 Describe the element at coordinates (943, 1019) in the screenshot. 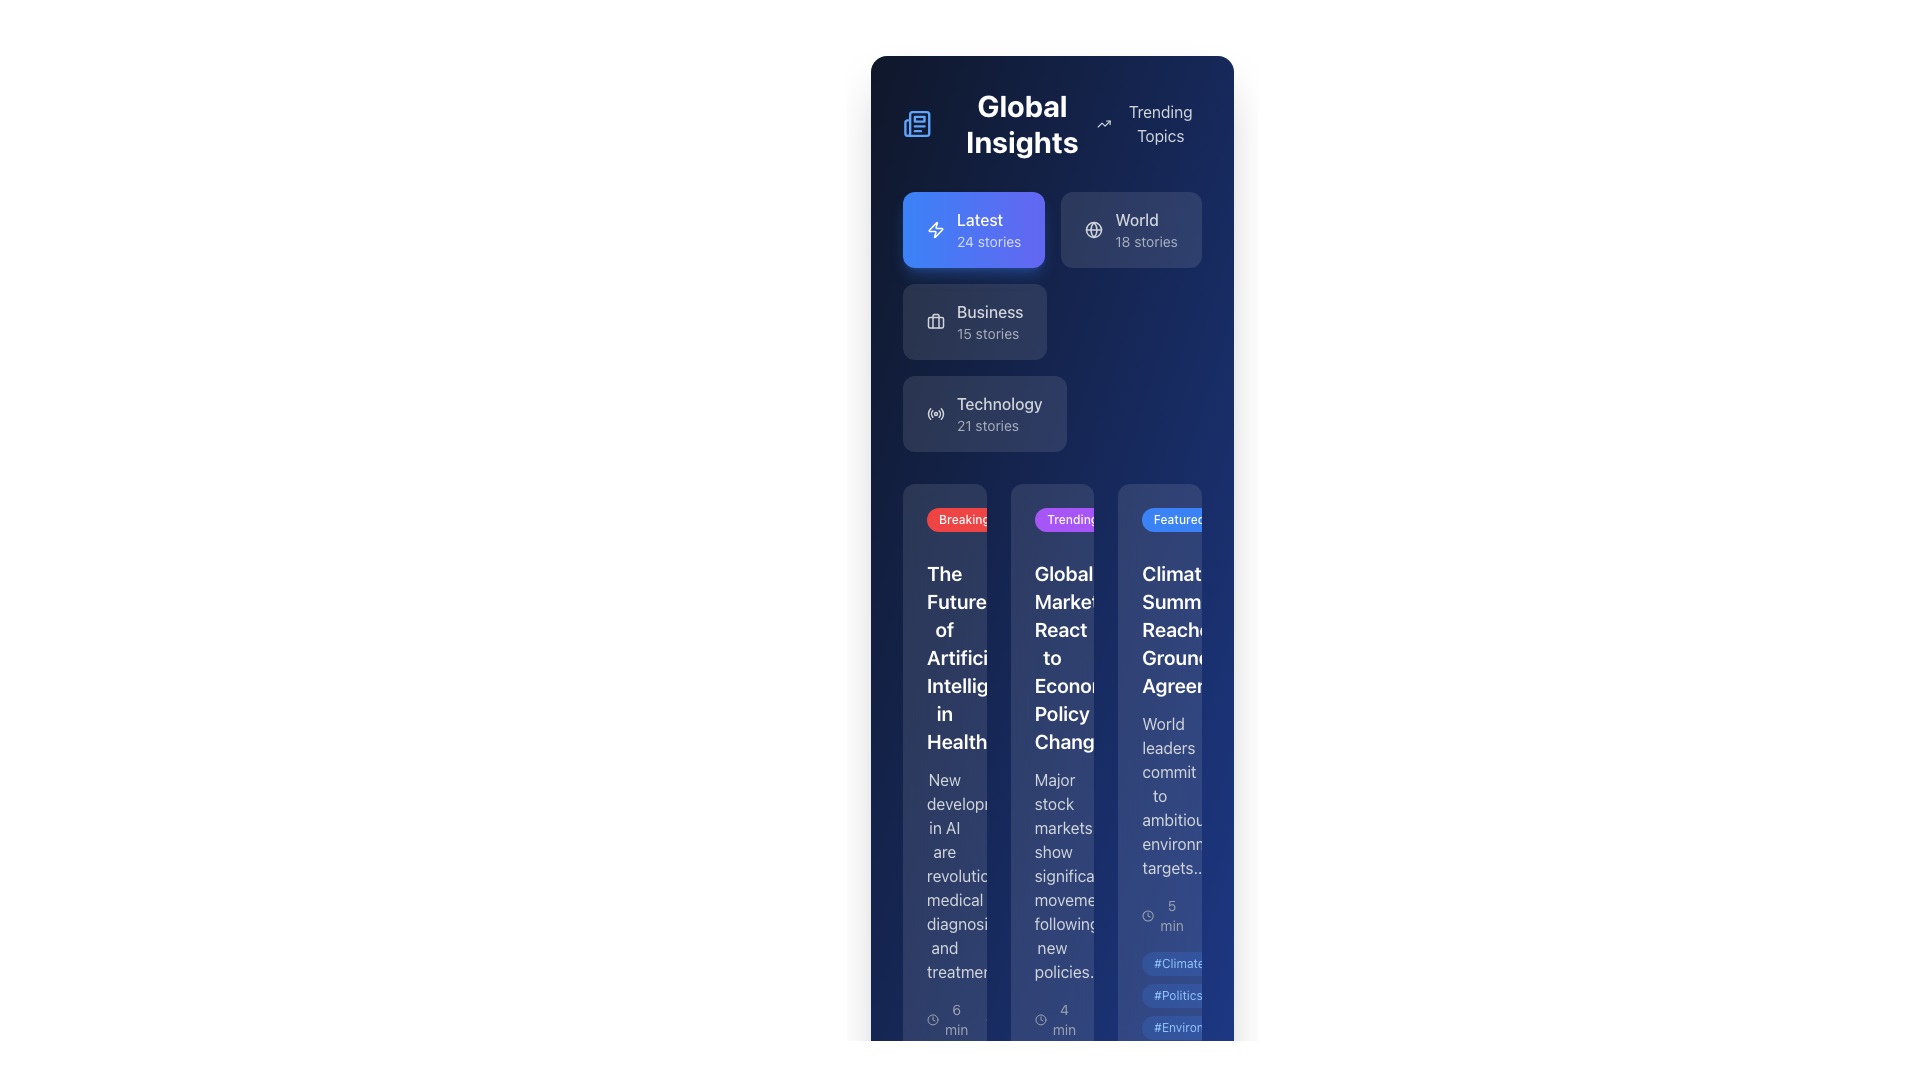

I see `the content of the Text and Icon Pair located at the bottom of the column titled 'The Future of Artificial Intelligence in Healthcare', which displays the reading time or duration` at that location.